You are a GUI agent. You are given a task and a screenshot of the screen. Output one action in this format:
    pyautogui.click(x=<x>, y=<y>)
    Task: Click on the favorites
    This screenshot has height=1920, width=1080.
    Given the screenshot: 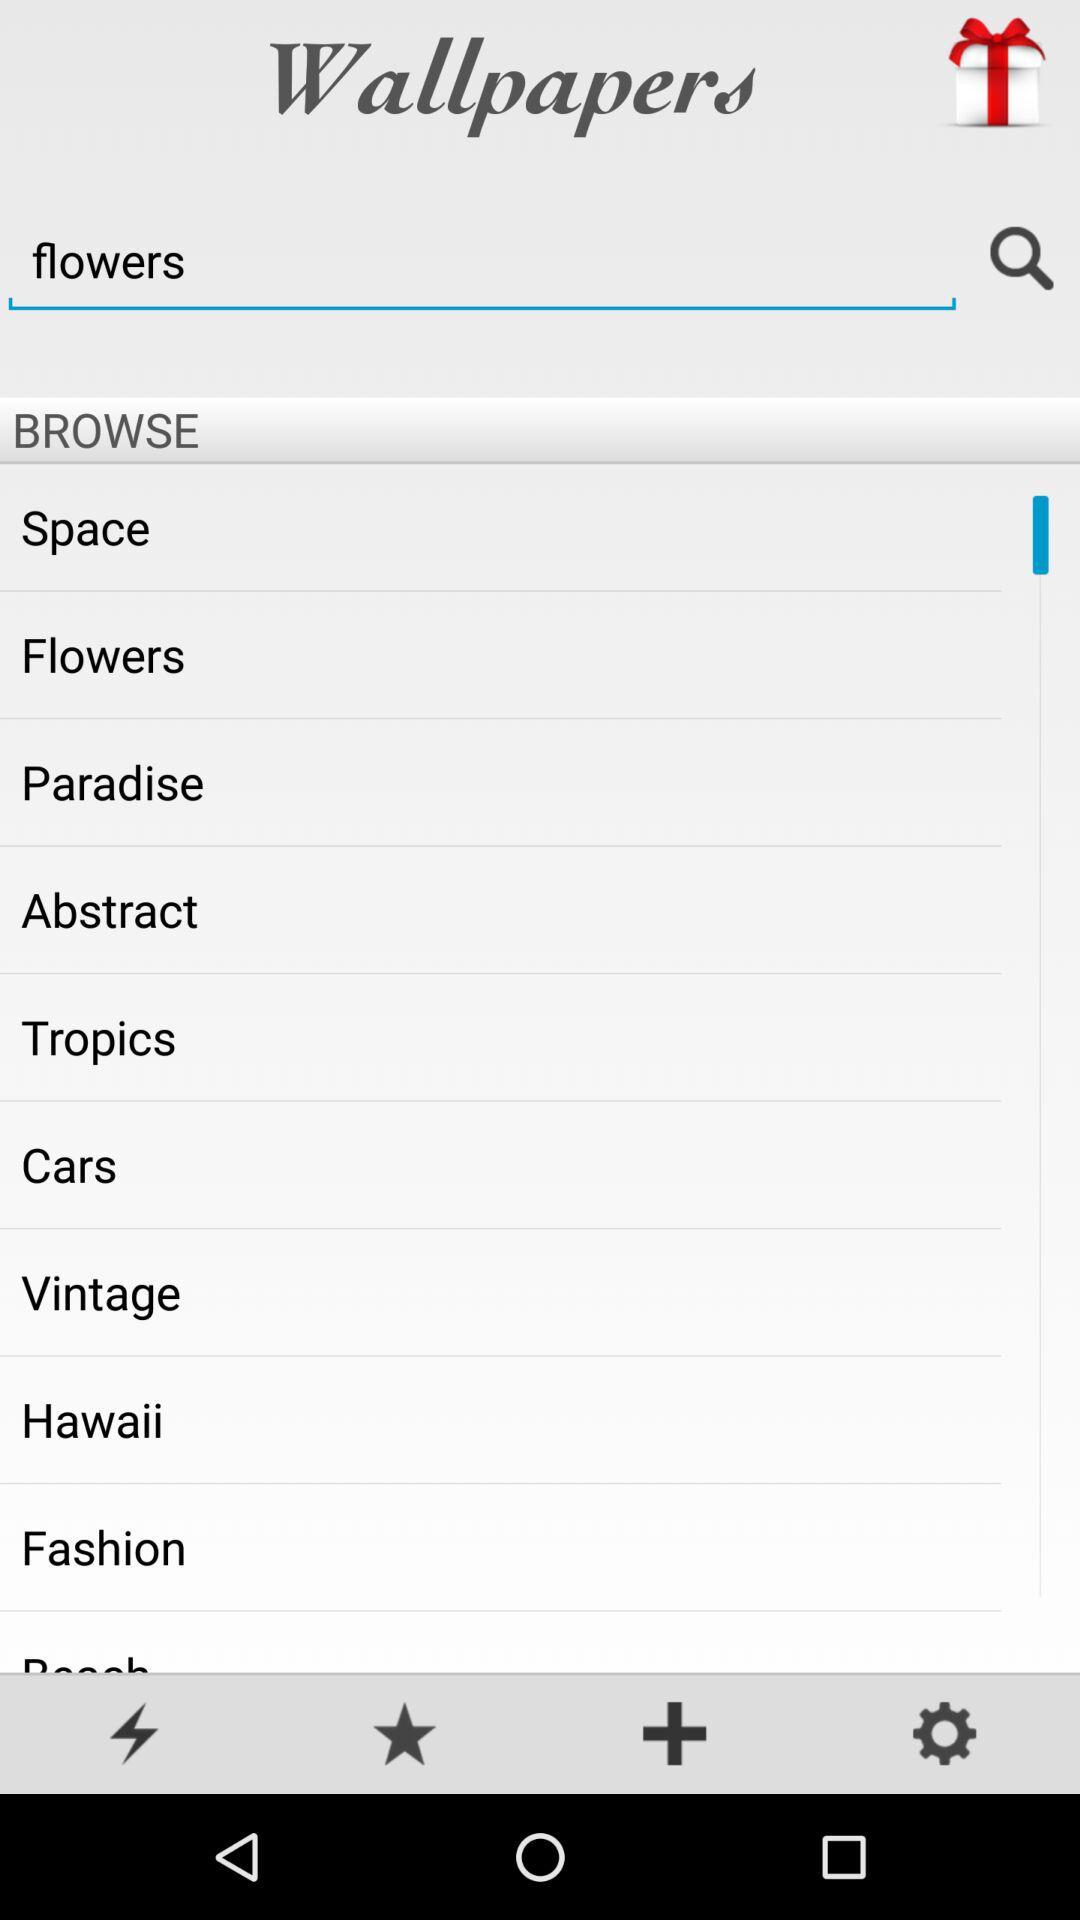 What is the action you would take?
    pyautogui.click(x=405, y=1735)
    